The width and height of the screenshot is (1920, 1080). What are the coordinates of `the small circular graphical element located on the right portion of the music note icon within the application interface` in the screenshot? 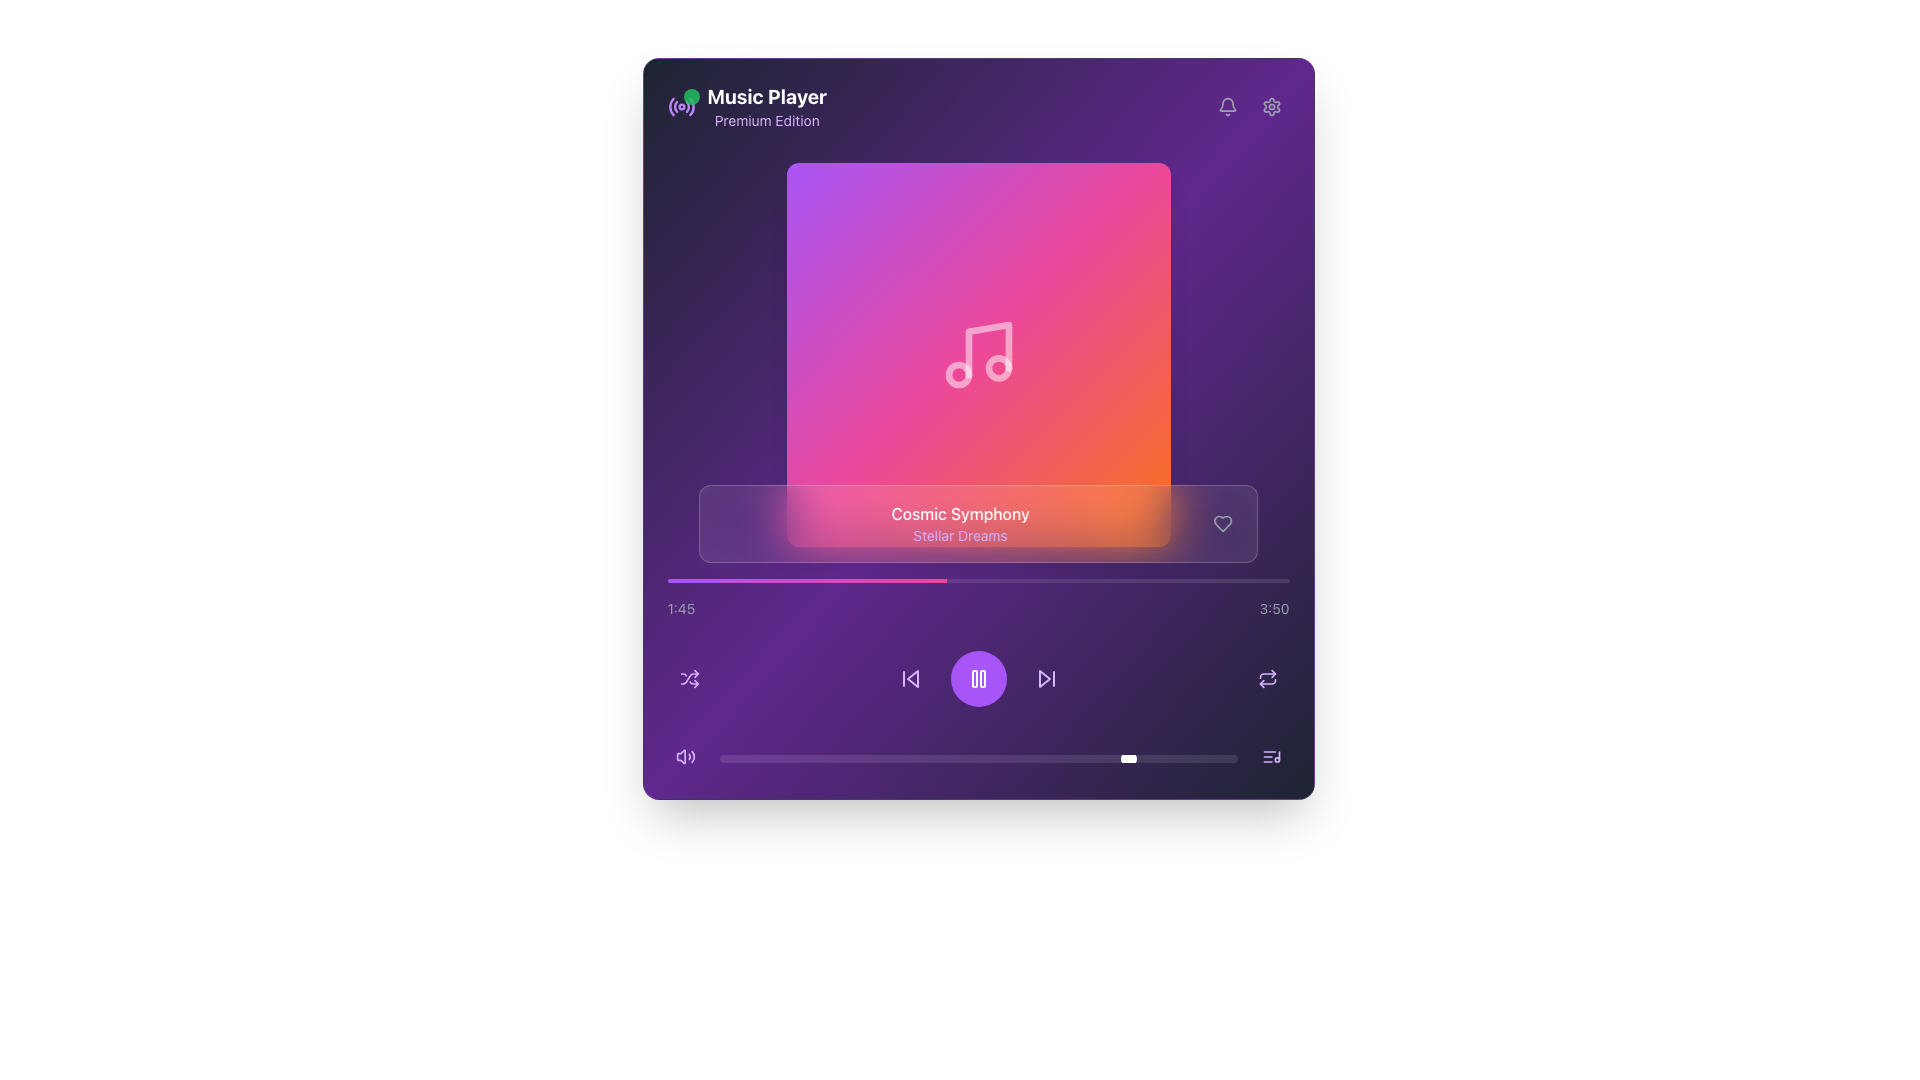 It's located at (998, 368).